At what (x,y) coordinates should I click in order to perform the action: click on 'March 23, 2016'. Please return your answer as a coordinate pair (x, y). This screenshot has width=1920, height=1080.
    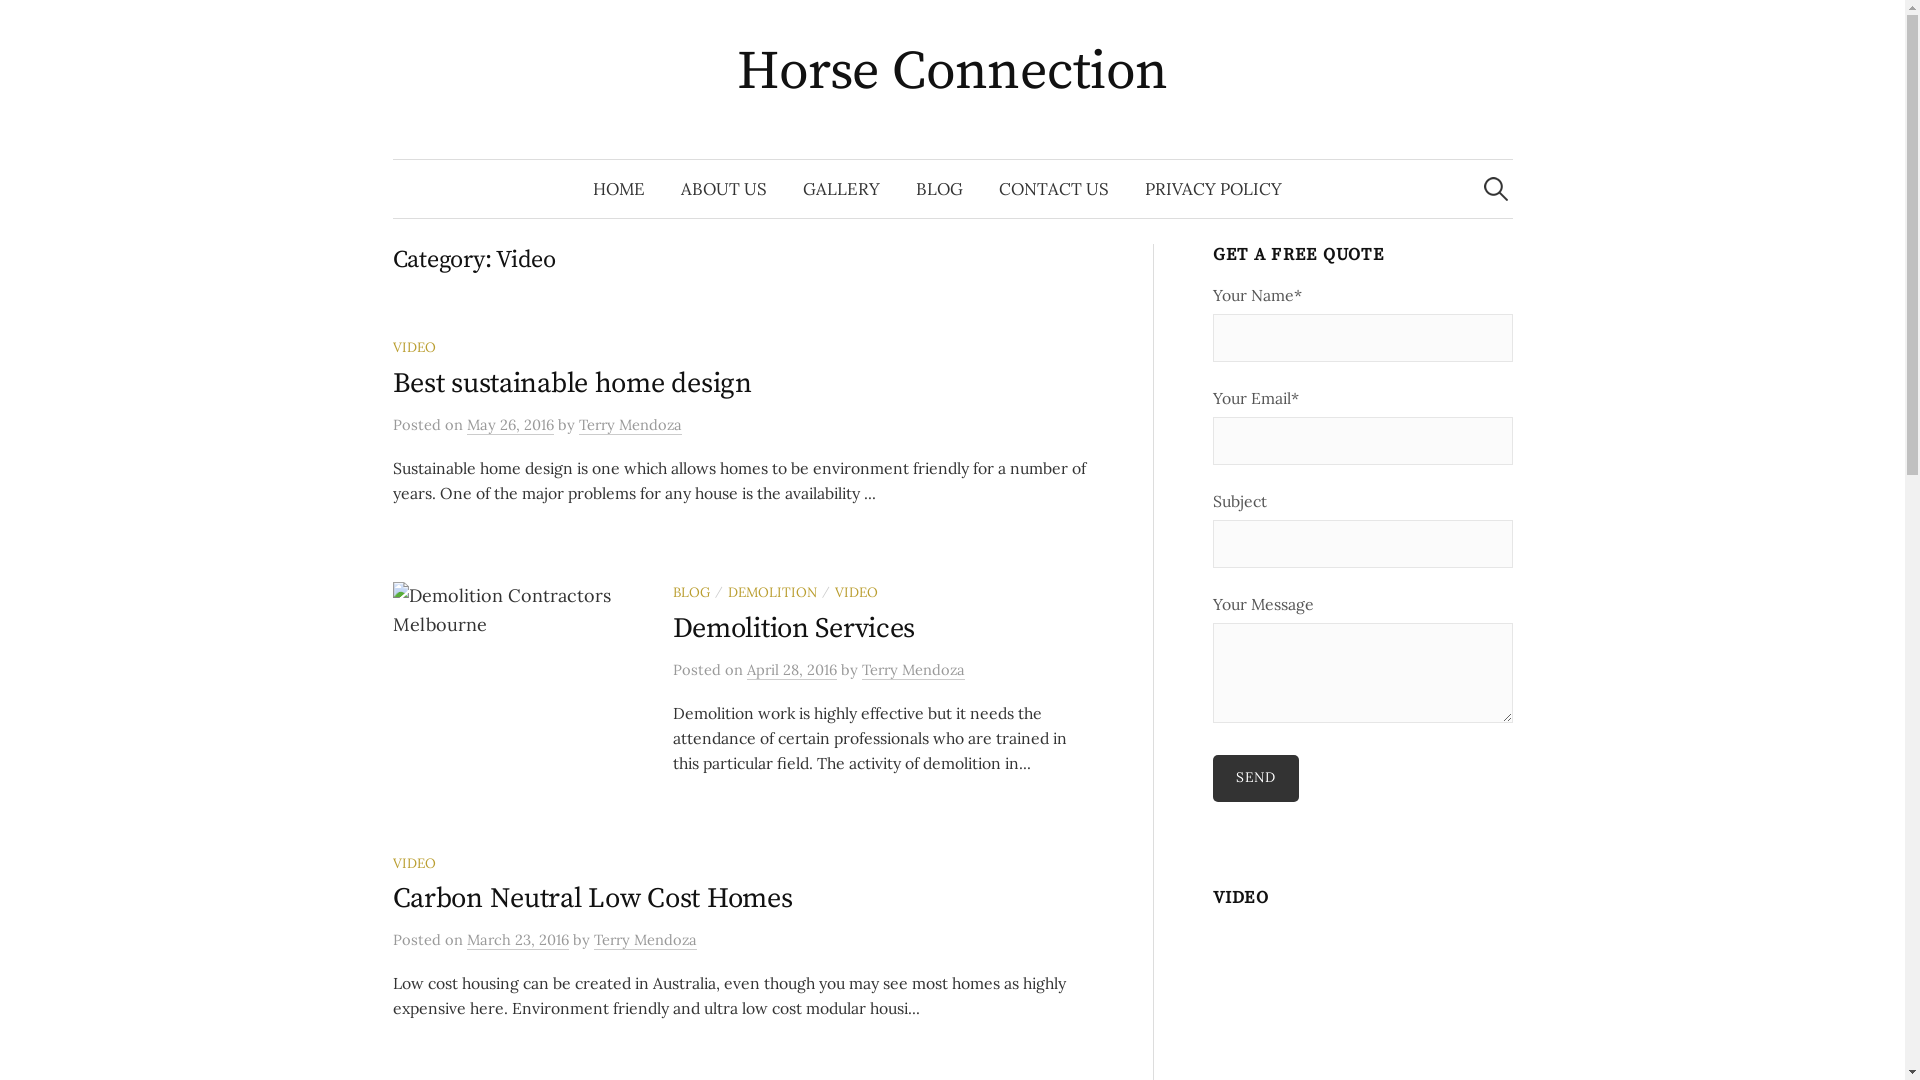
    Looking at the image, I should click on (517, 940).